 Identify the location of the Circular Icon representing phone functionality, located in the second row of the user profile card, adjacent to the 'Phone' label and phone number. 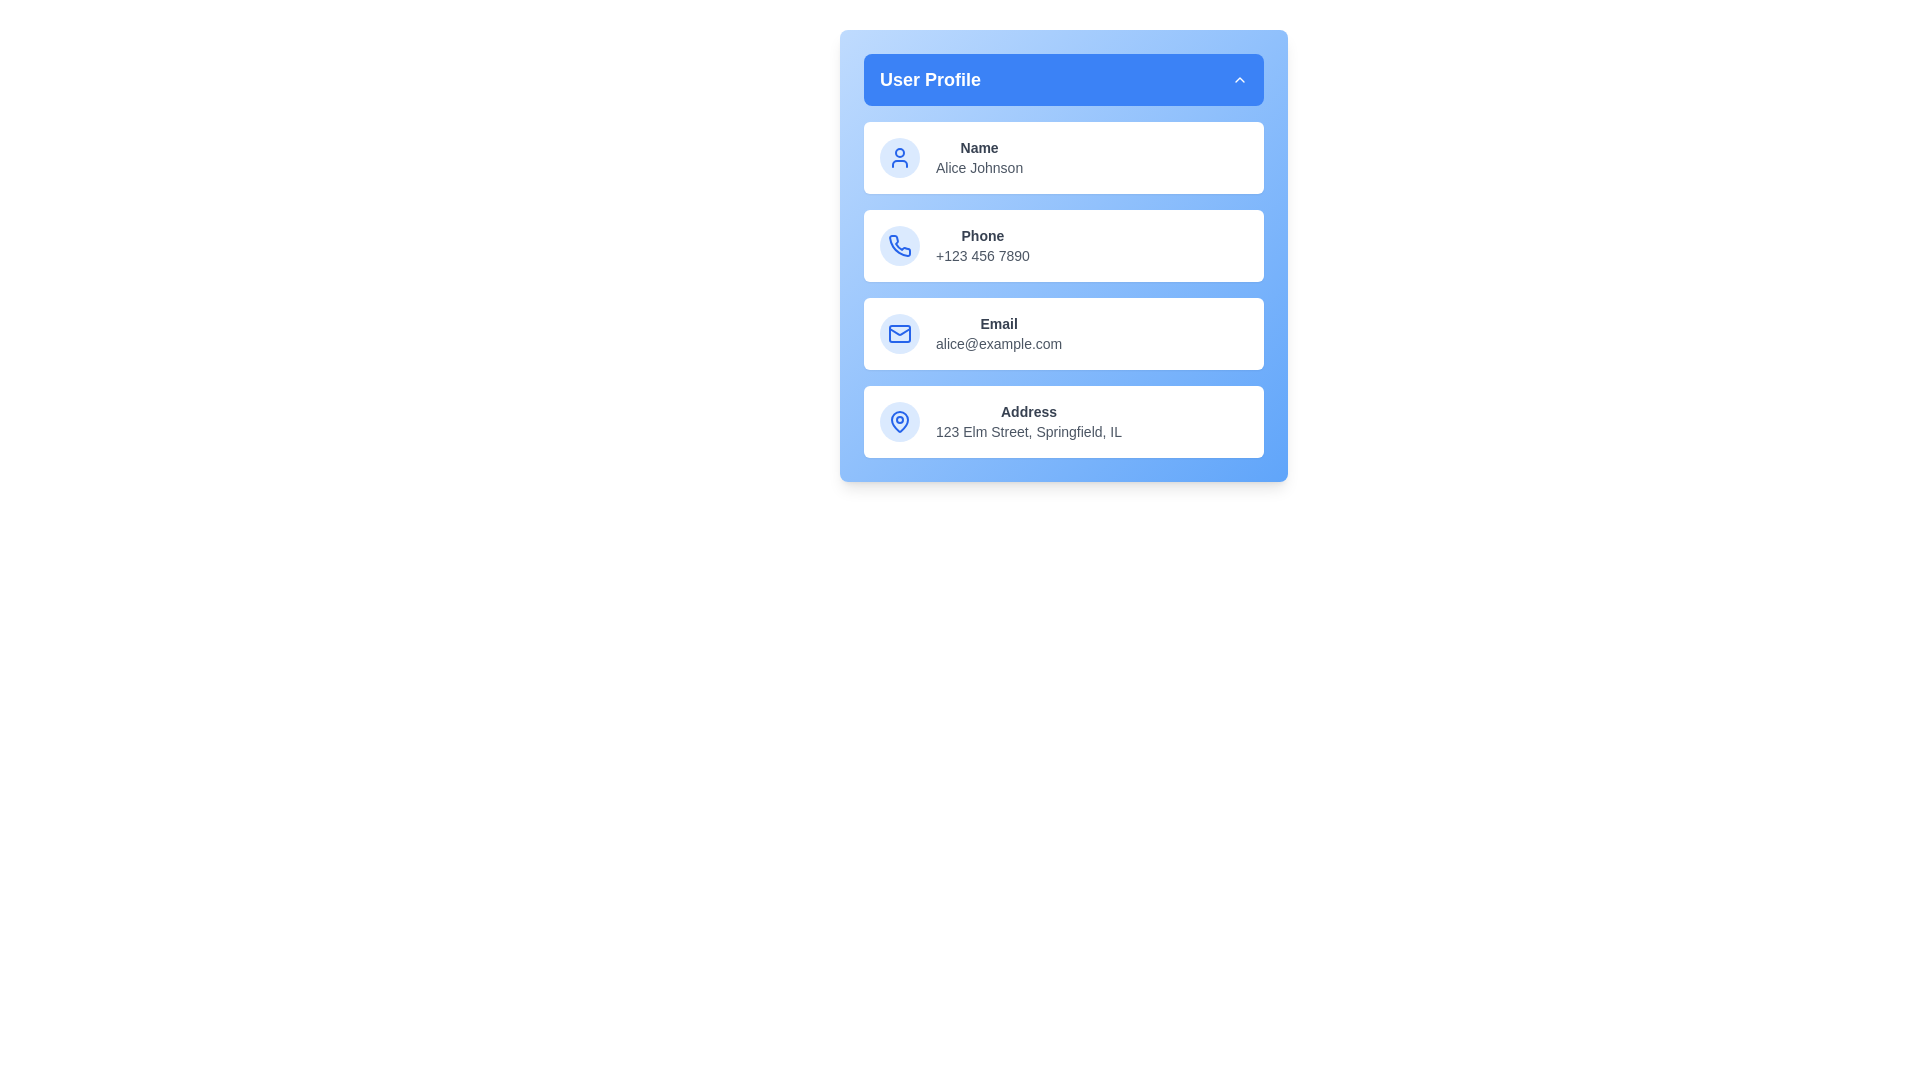
(899, 245).